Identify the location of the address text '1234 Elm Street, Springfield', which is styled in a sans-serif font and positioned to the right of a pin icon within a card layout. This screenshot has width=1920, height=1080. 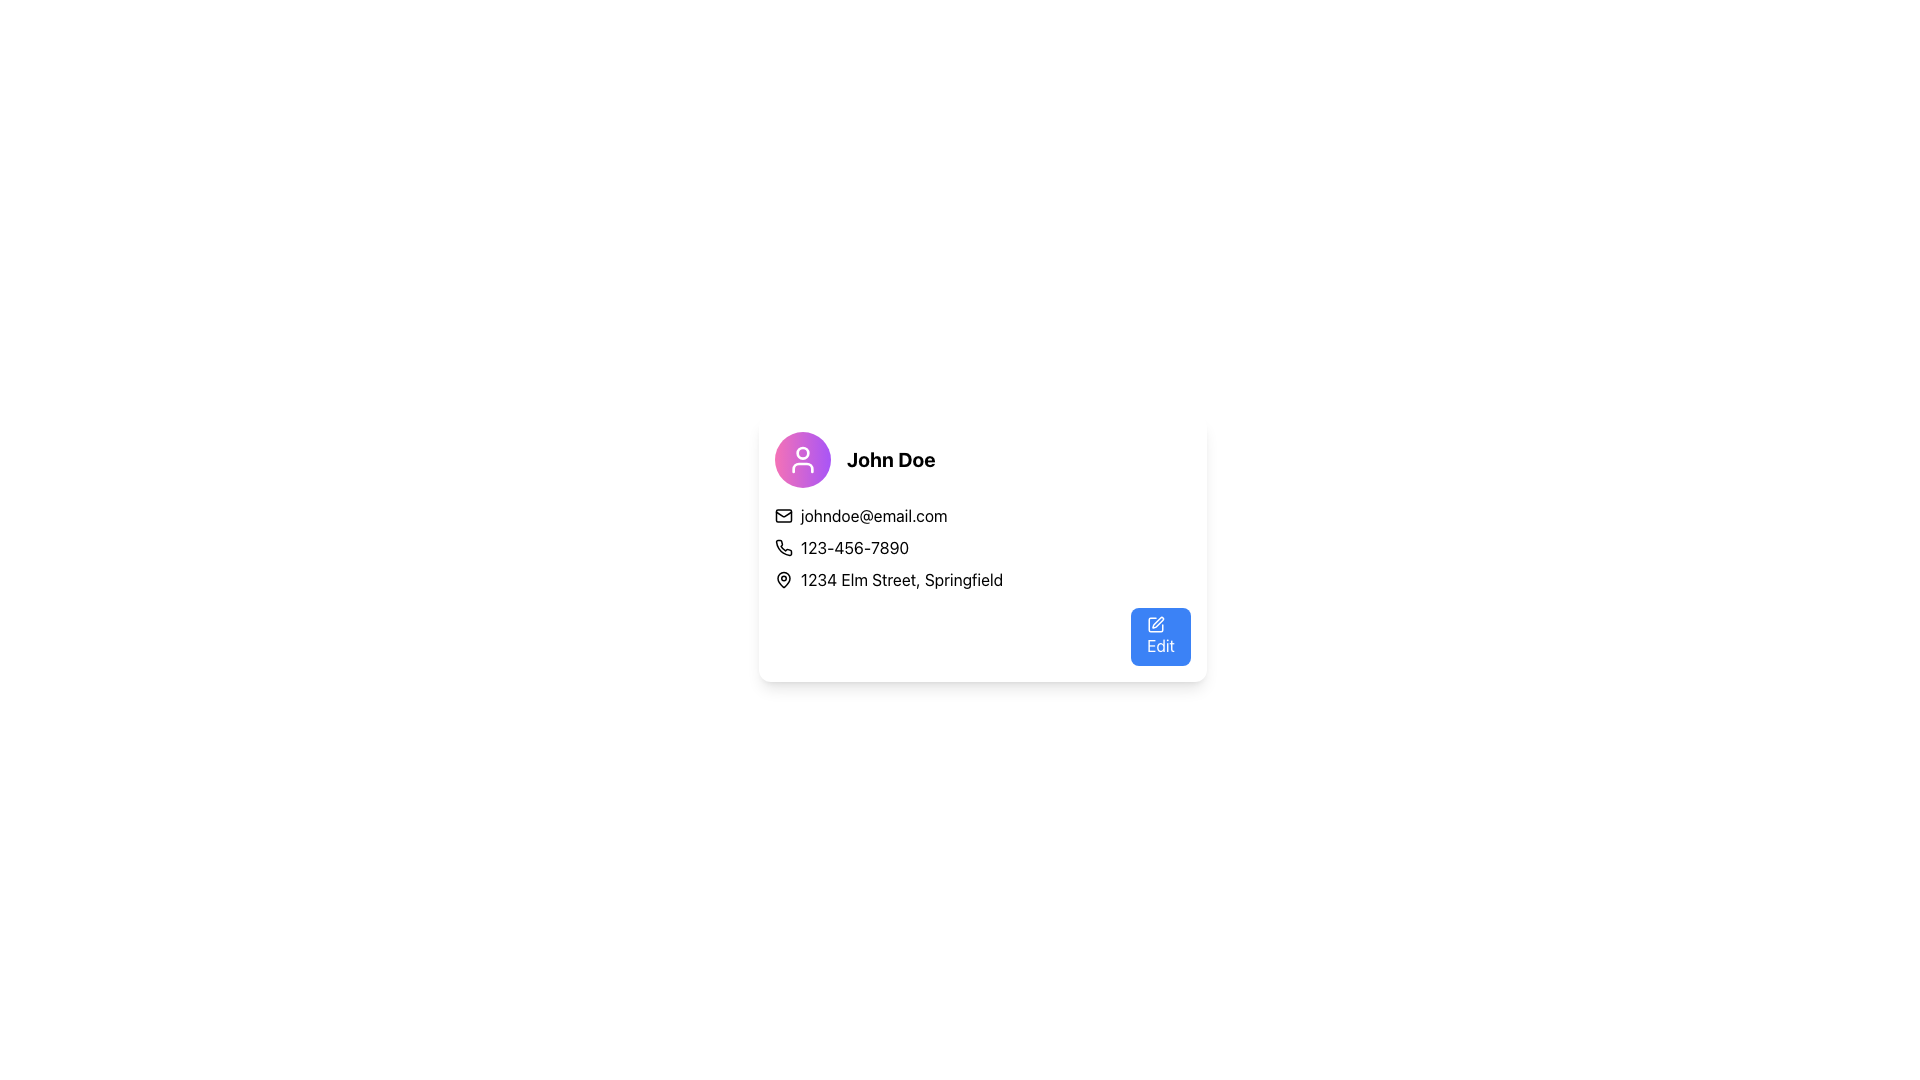
(901, 579).